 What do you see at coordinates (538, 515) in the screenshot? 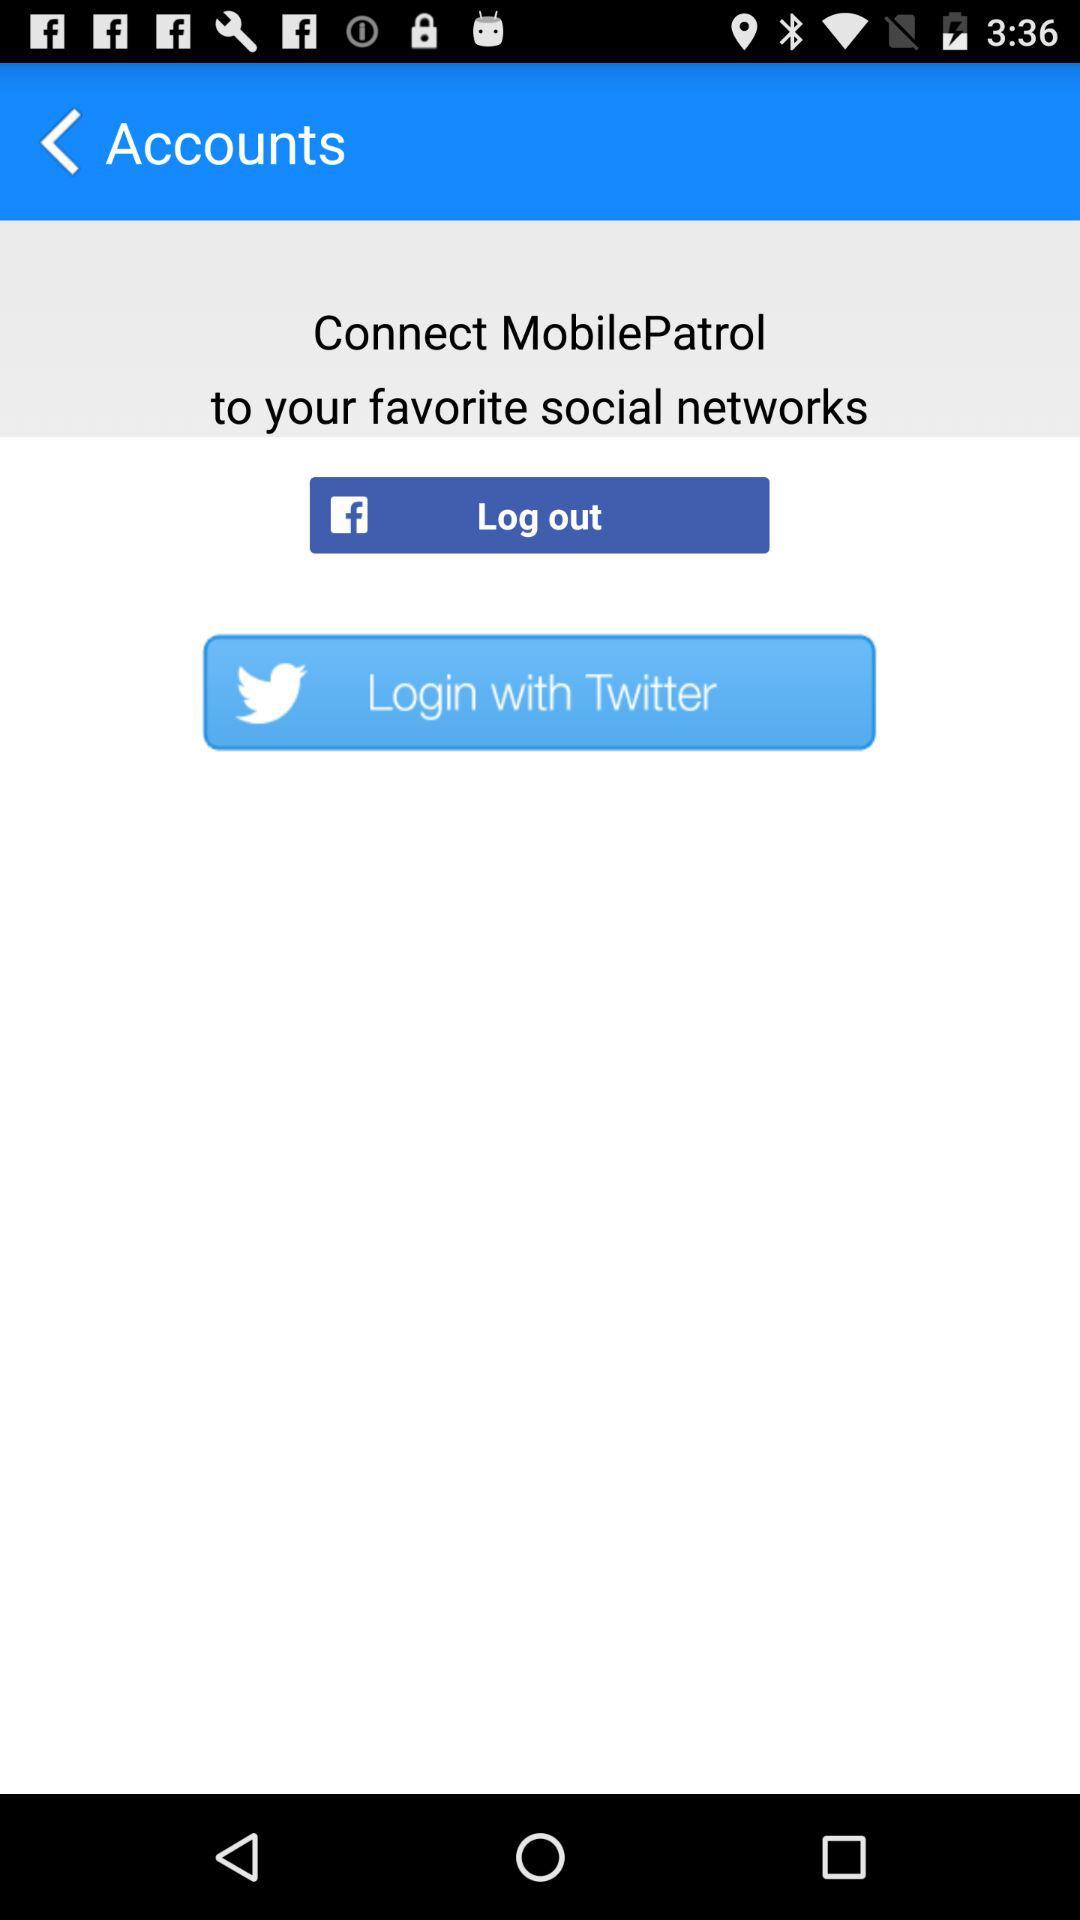
I see `the log out icon` at bounding box center [538, 515].